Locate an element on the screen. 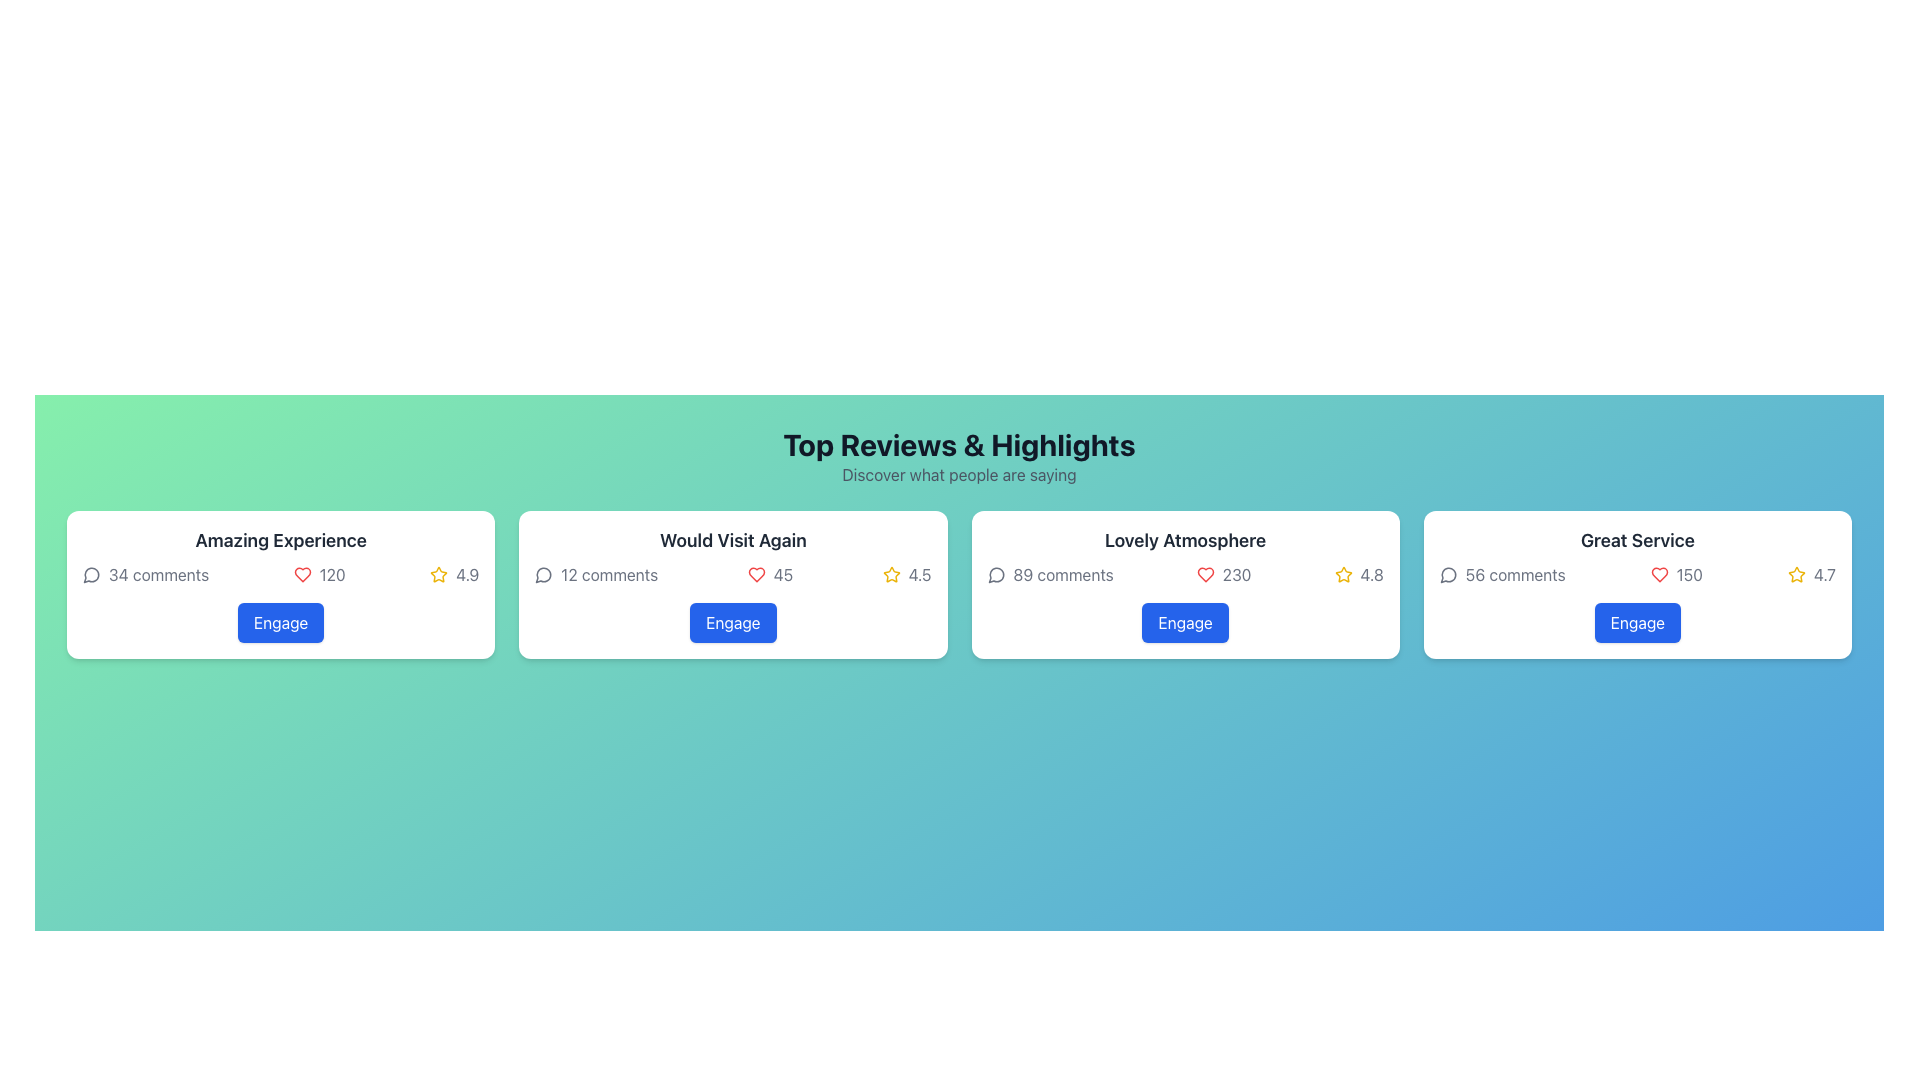 The image size is (1920, 1080). the circular speech bubble icon located in the second card titled 'Would Visit Again', which is positioned to the left of the '12 comments' text is located at coordinates (544, 574).